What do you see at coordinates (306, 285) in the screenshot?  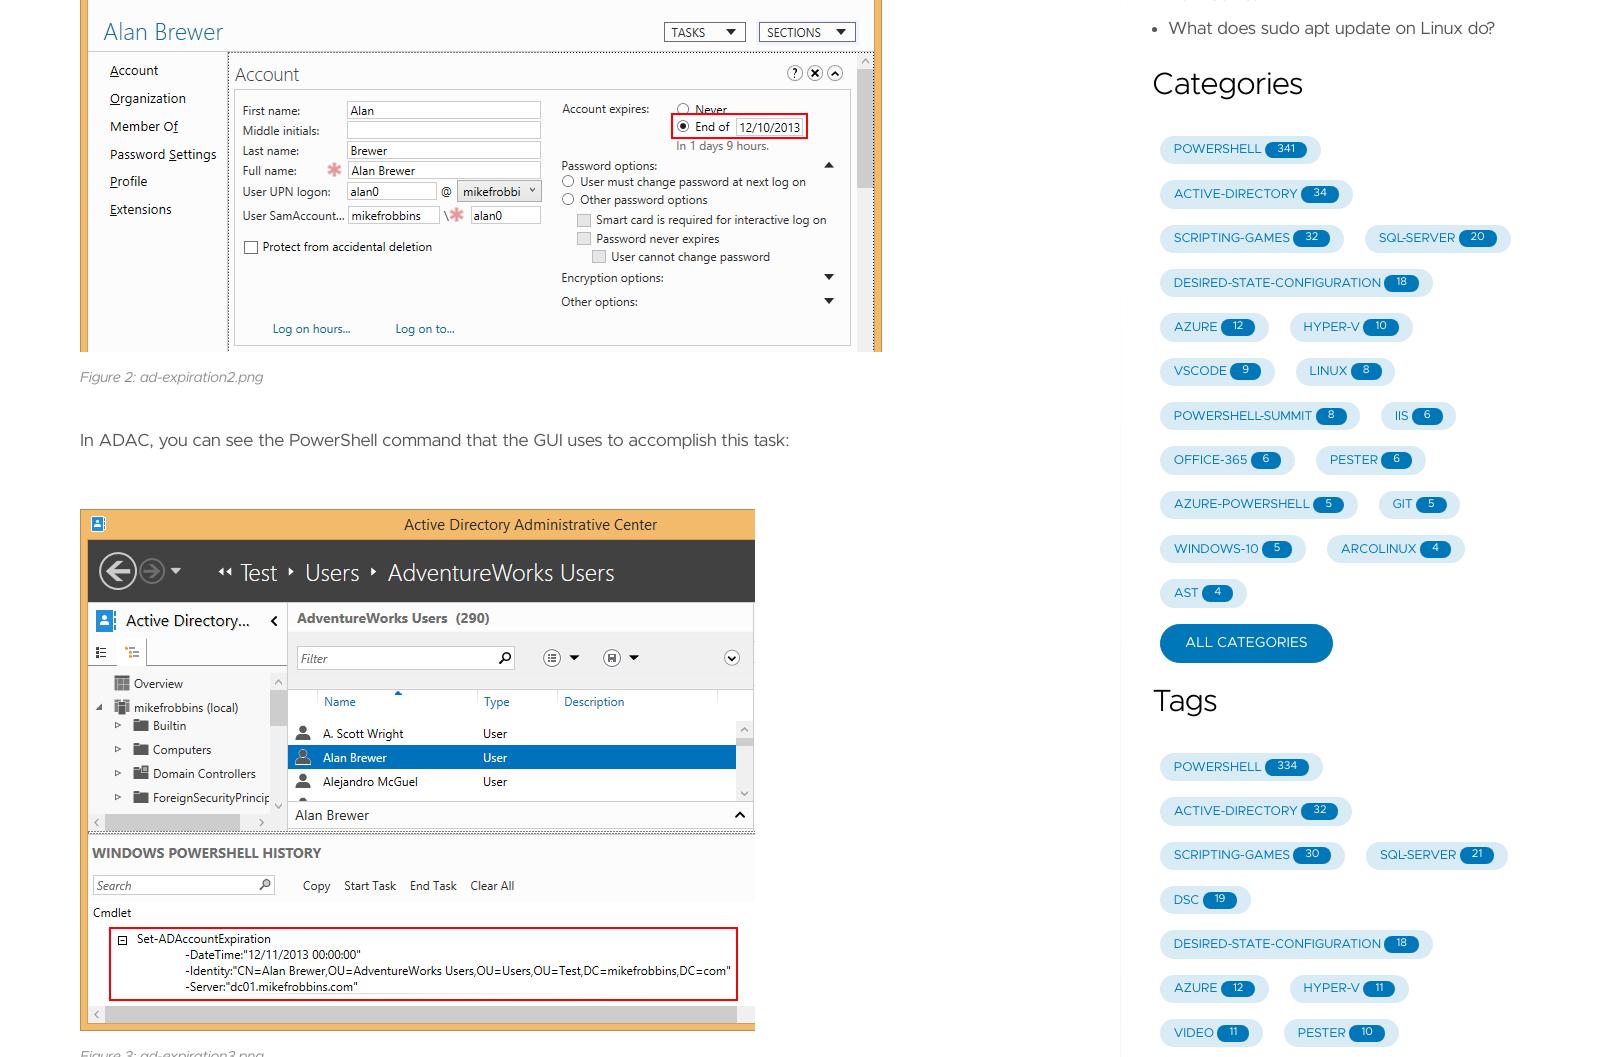 I see `'alan0'` at bounding box center [306, 285].